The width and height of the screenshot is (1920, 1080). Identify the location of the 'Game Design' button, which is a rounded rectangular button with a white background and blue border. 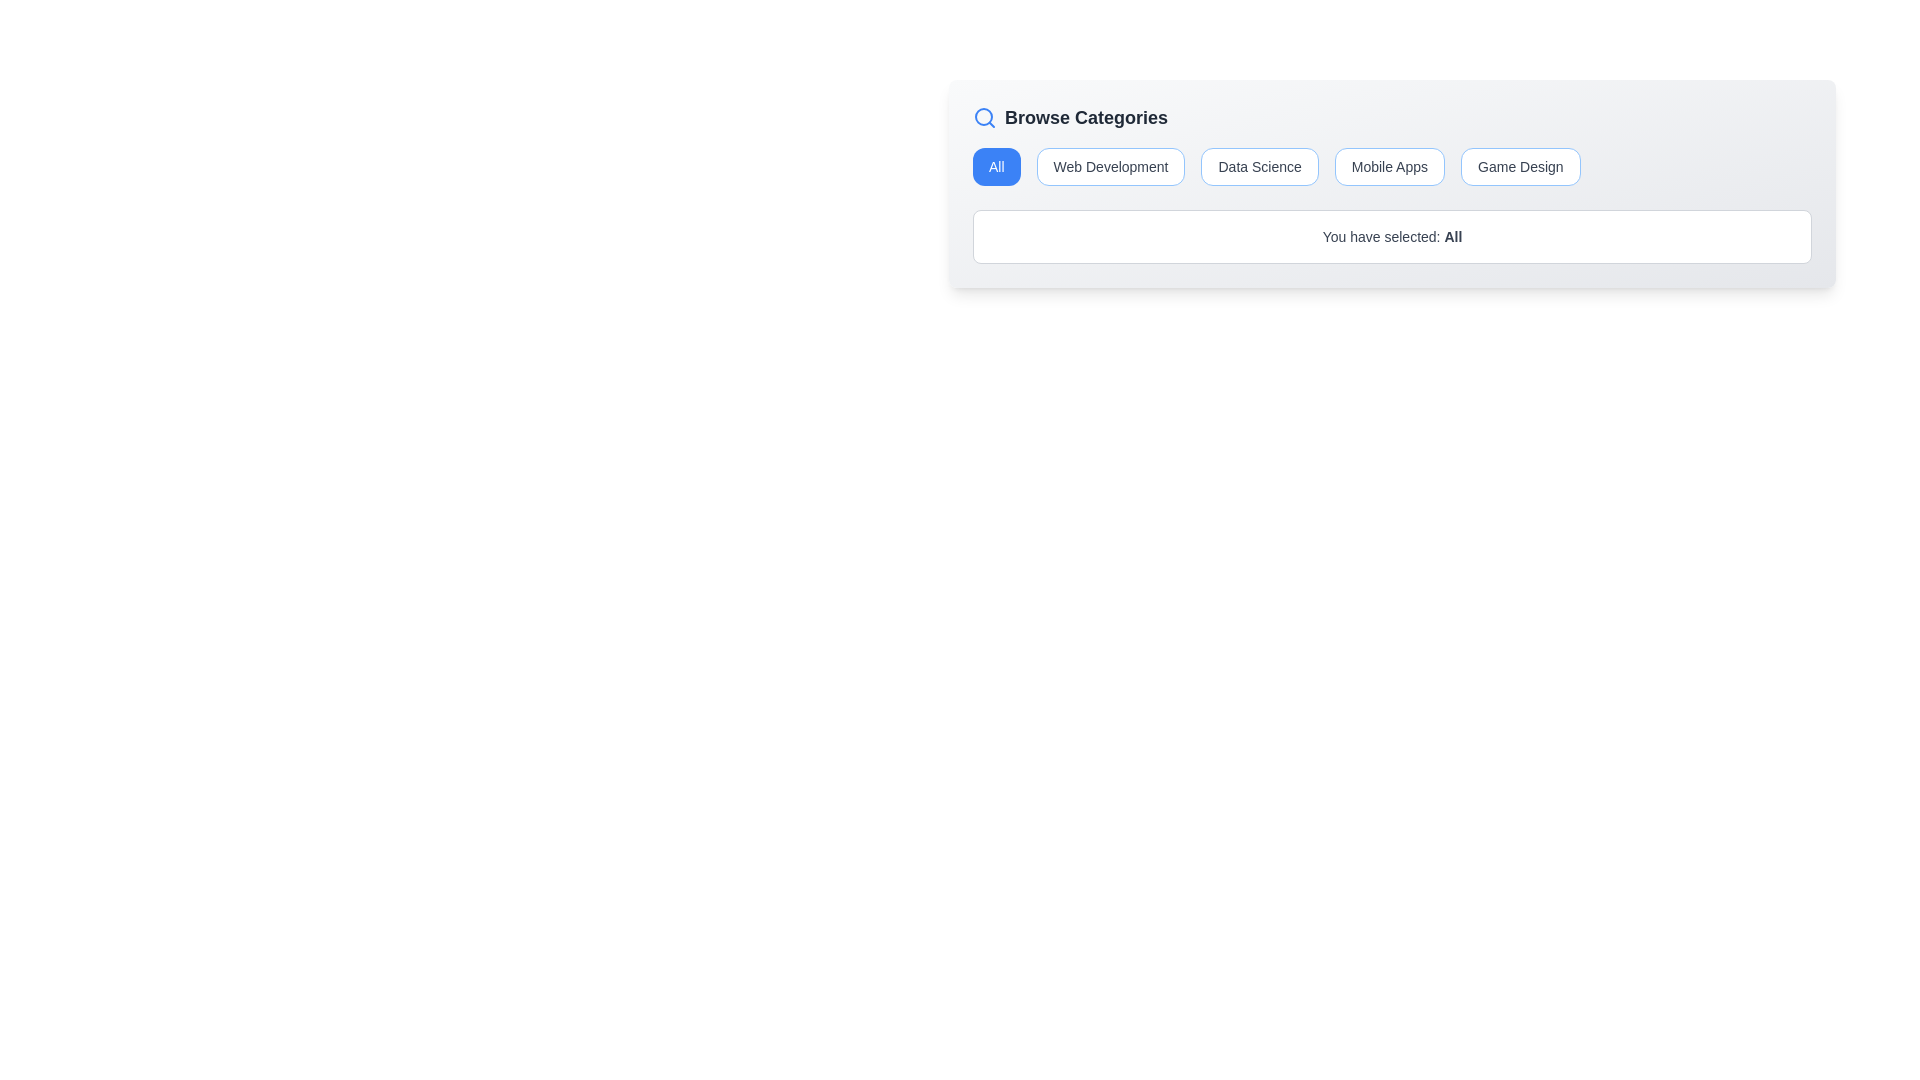
(1520, 165).